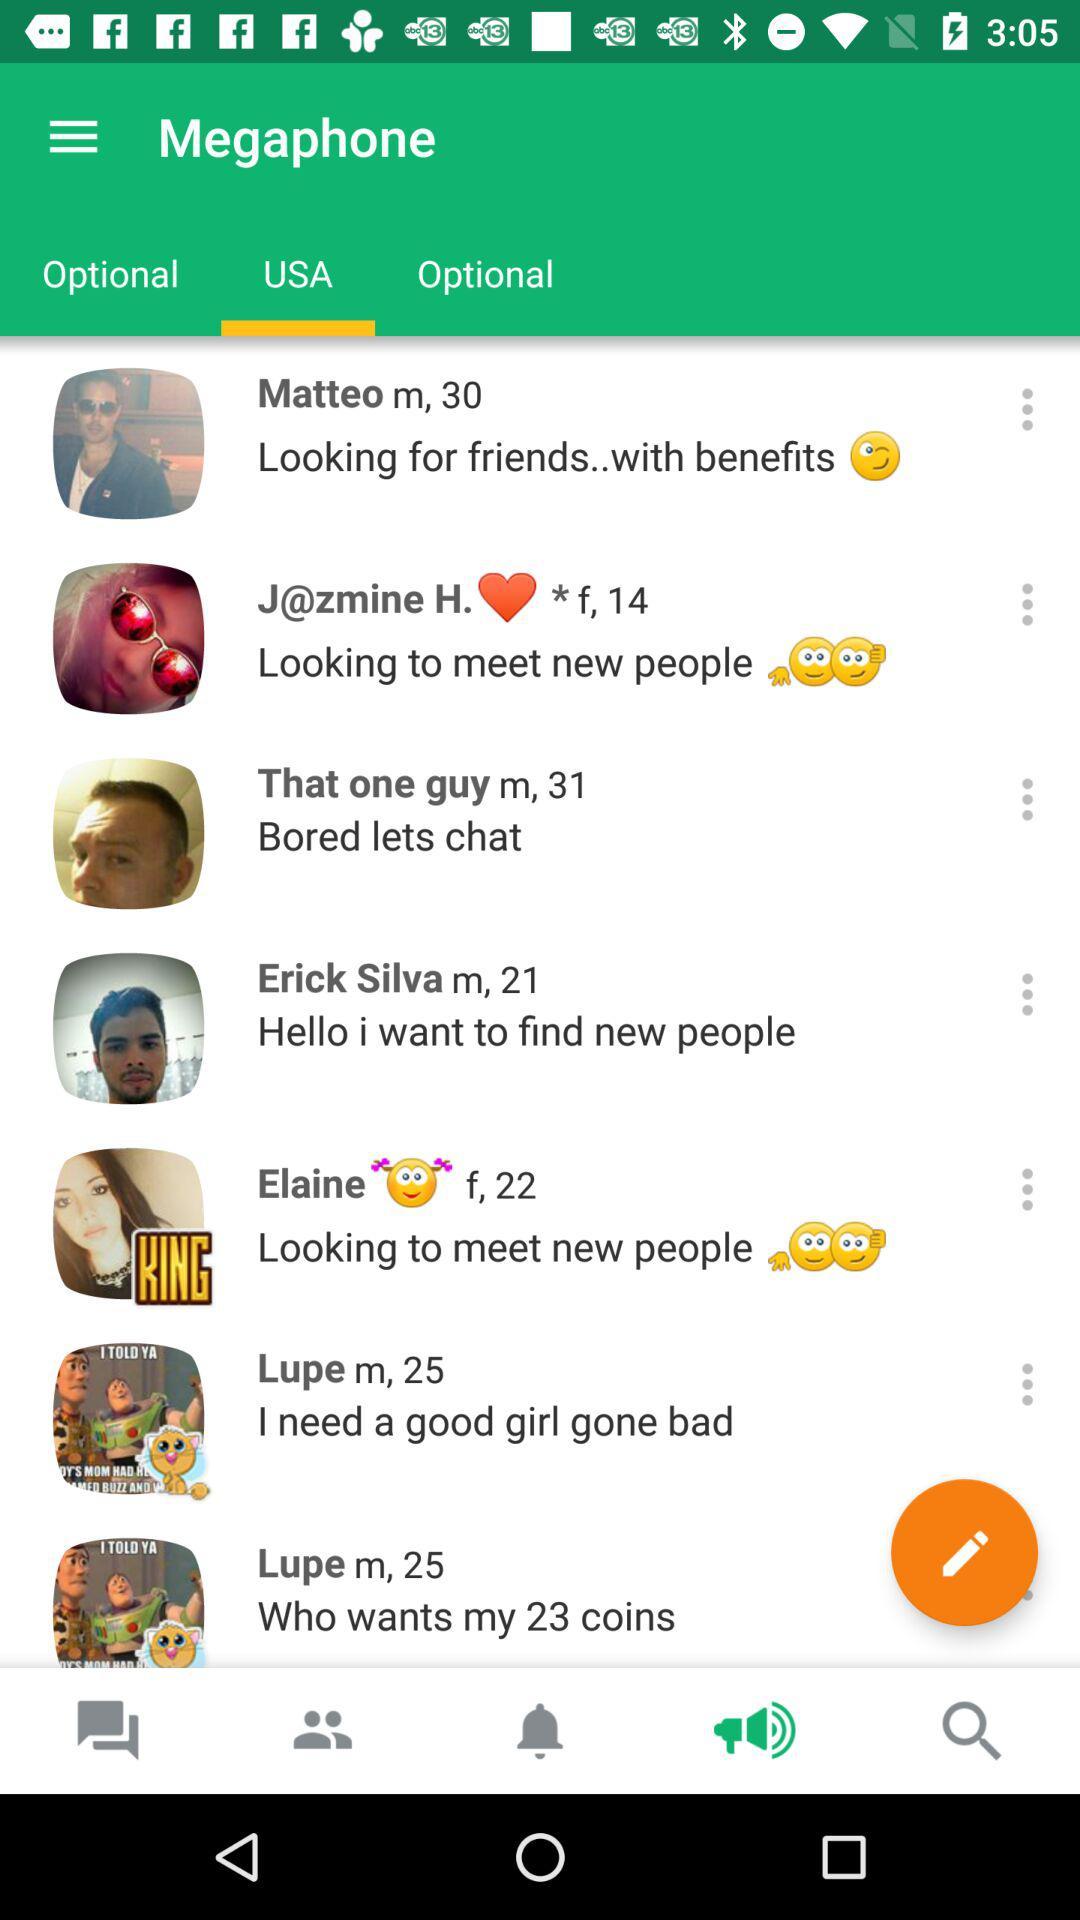 This screenshot has height=1920, width=1080. I want to click on more option, so click(1027, 1383).